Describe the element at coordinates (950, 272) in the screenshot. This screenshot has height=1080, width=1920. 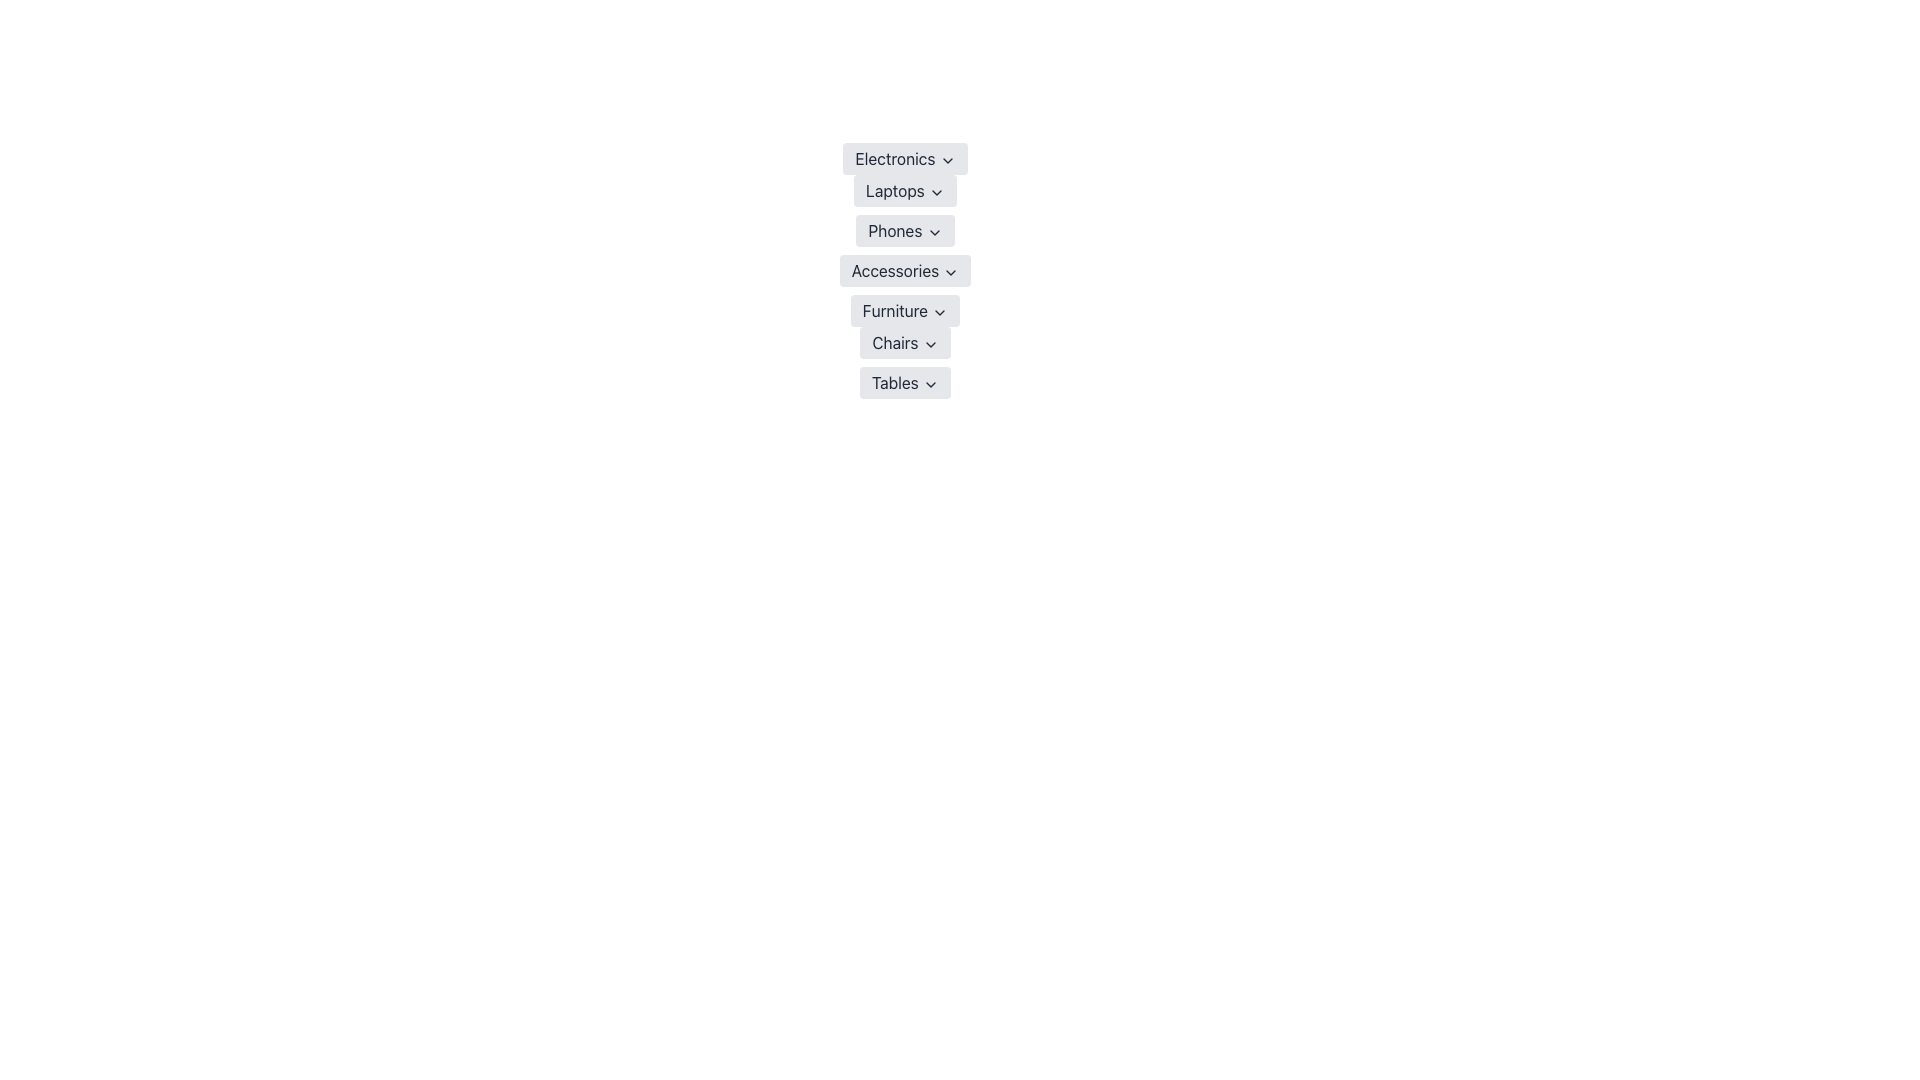
I see `the downward-facing arrow icon of the Dropdown Indicator within the 'Accessories' button` at that location.